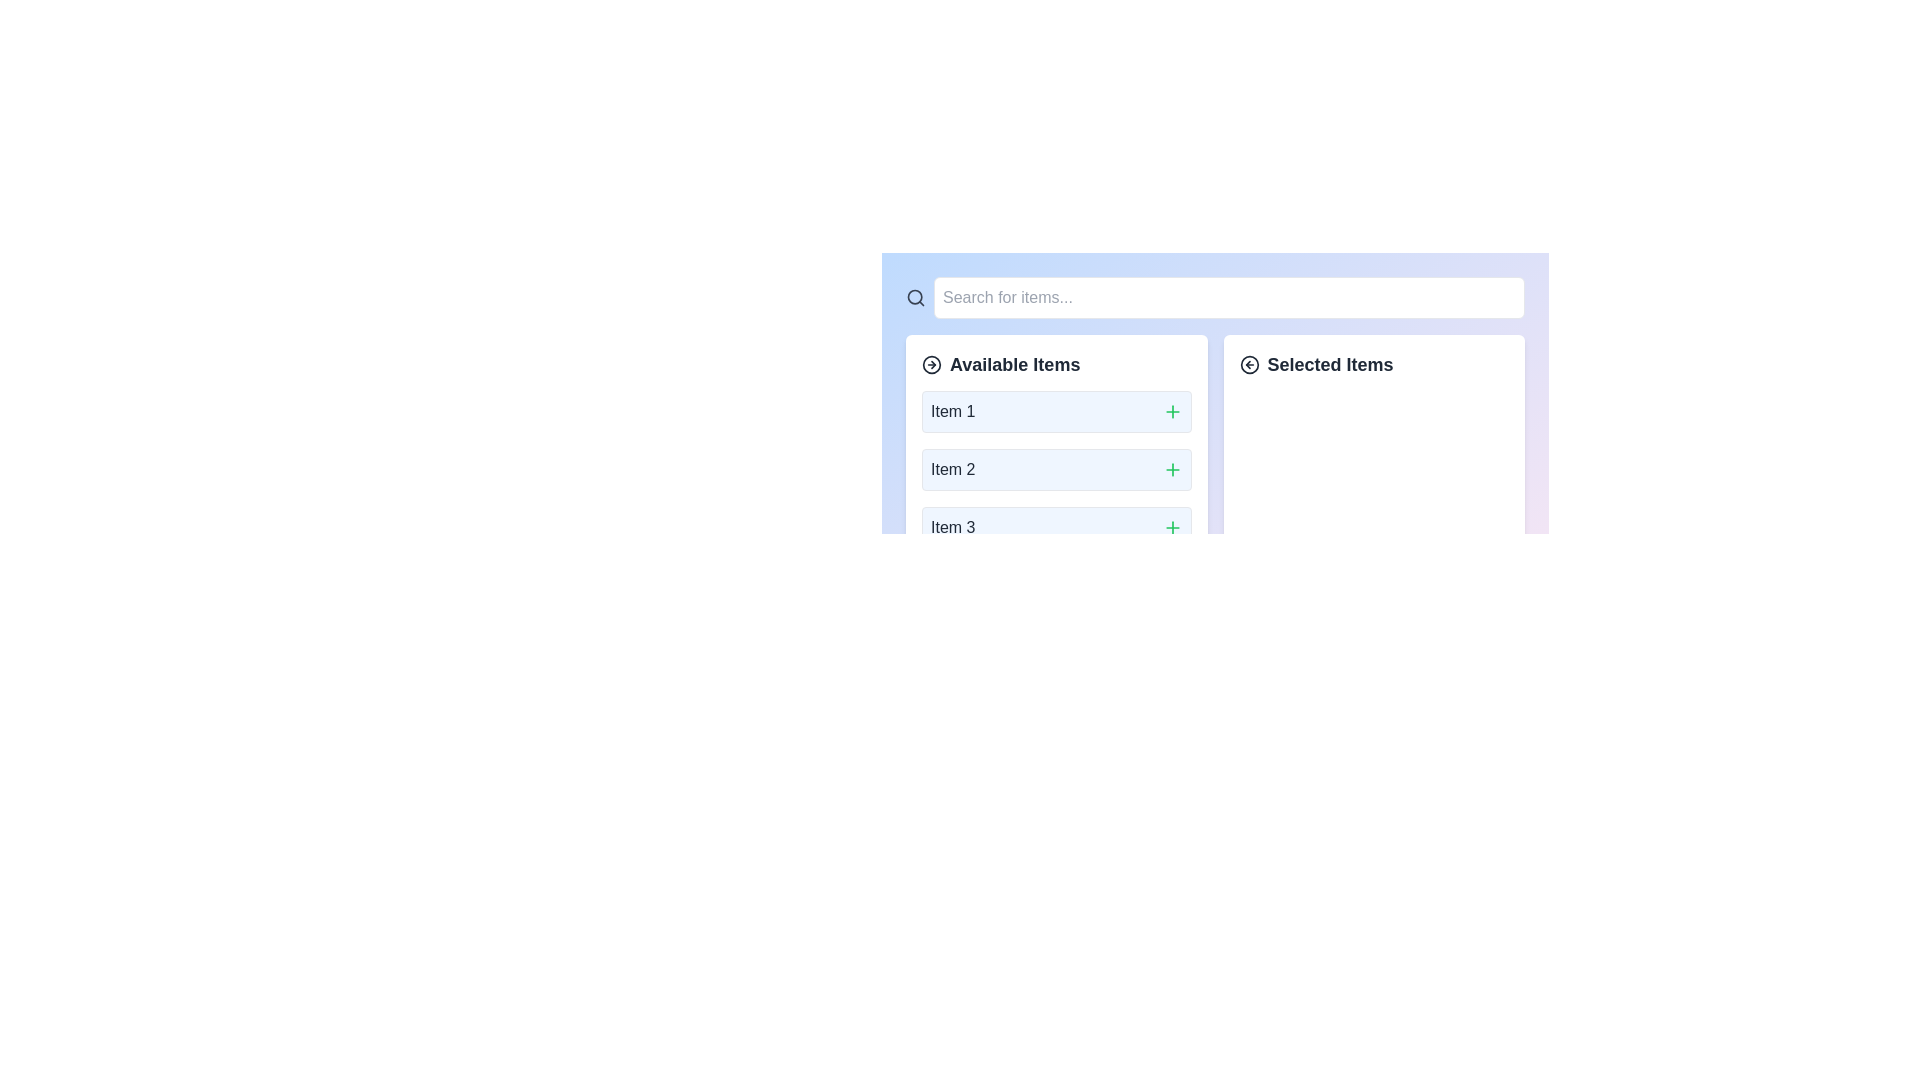 This screenshot has width=1920, height=1080. What do you see at coordinates (1055, 411) in the screenshot?
I see `the first item in the list of 'Available Items' to provide visual feedback` at bounding box center [1055, 411].